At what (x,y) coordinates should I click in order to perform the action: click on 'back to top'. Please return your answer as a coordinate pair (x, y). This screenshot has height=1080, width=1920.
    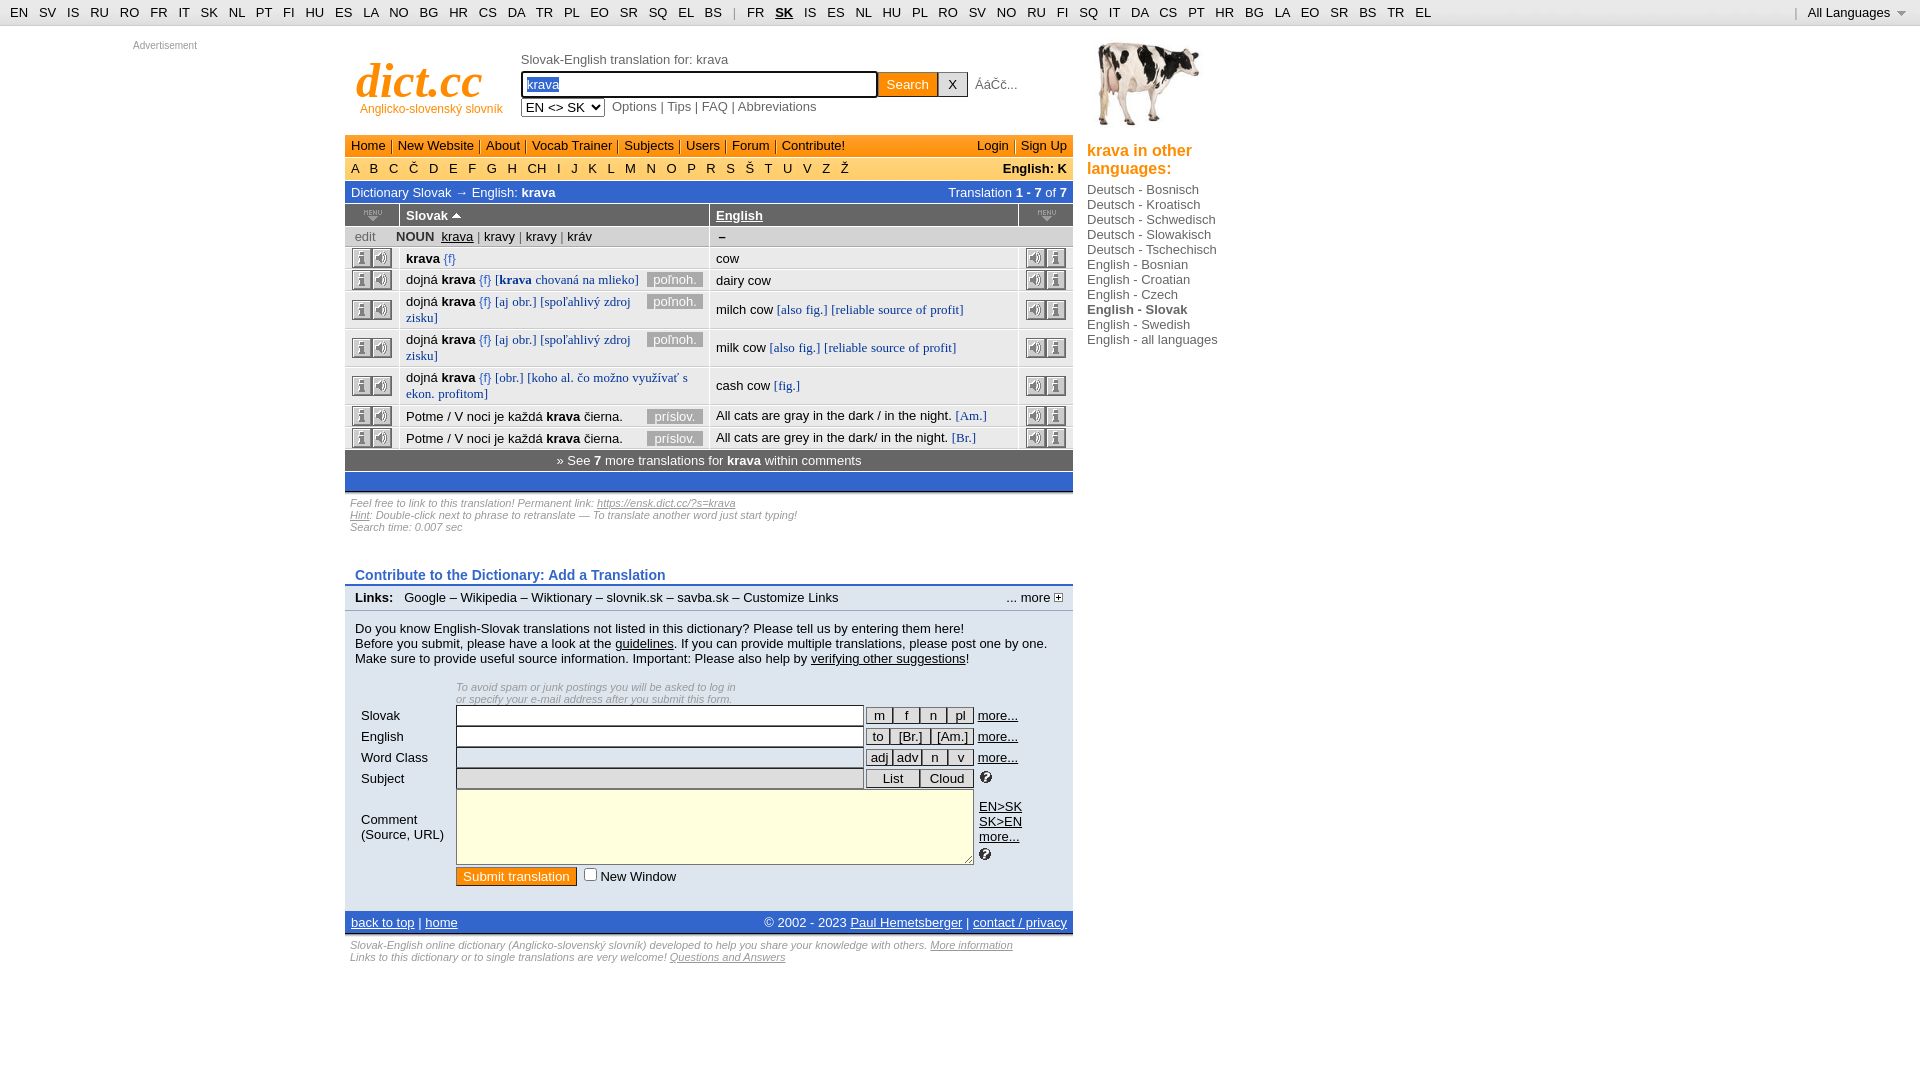
    Looking at the image, I should click on (383, 922).